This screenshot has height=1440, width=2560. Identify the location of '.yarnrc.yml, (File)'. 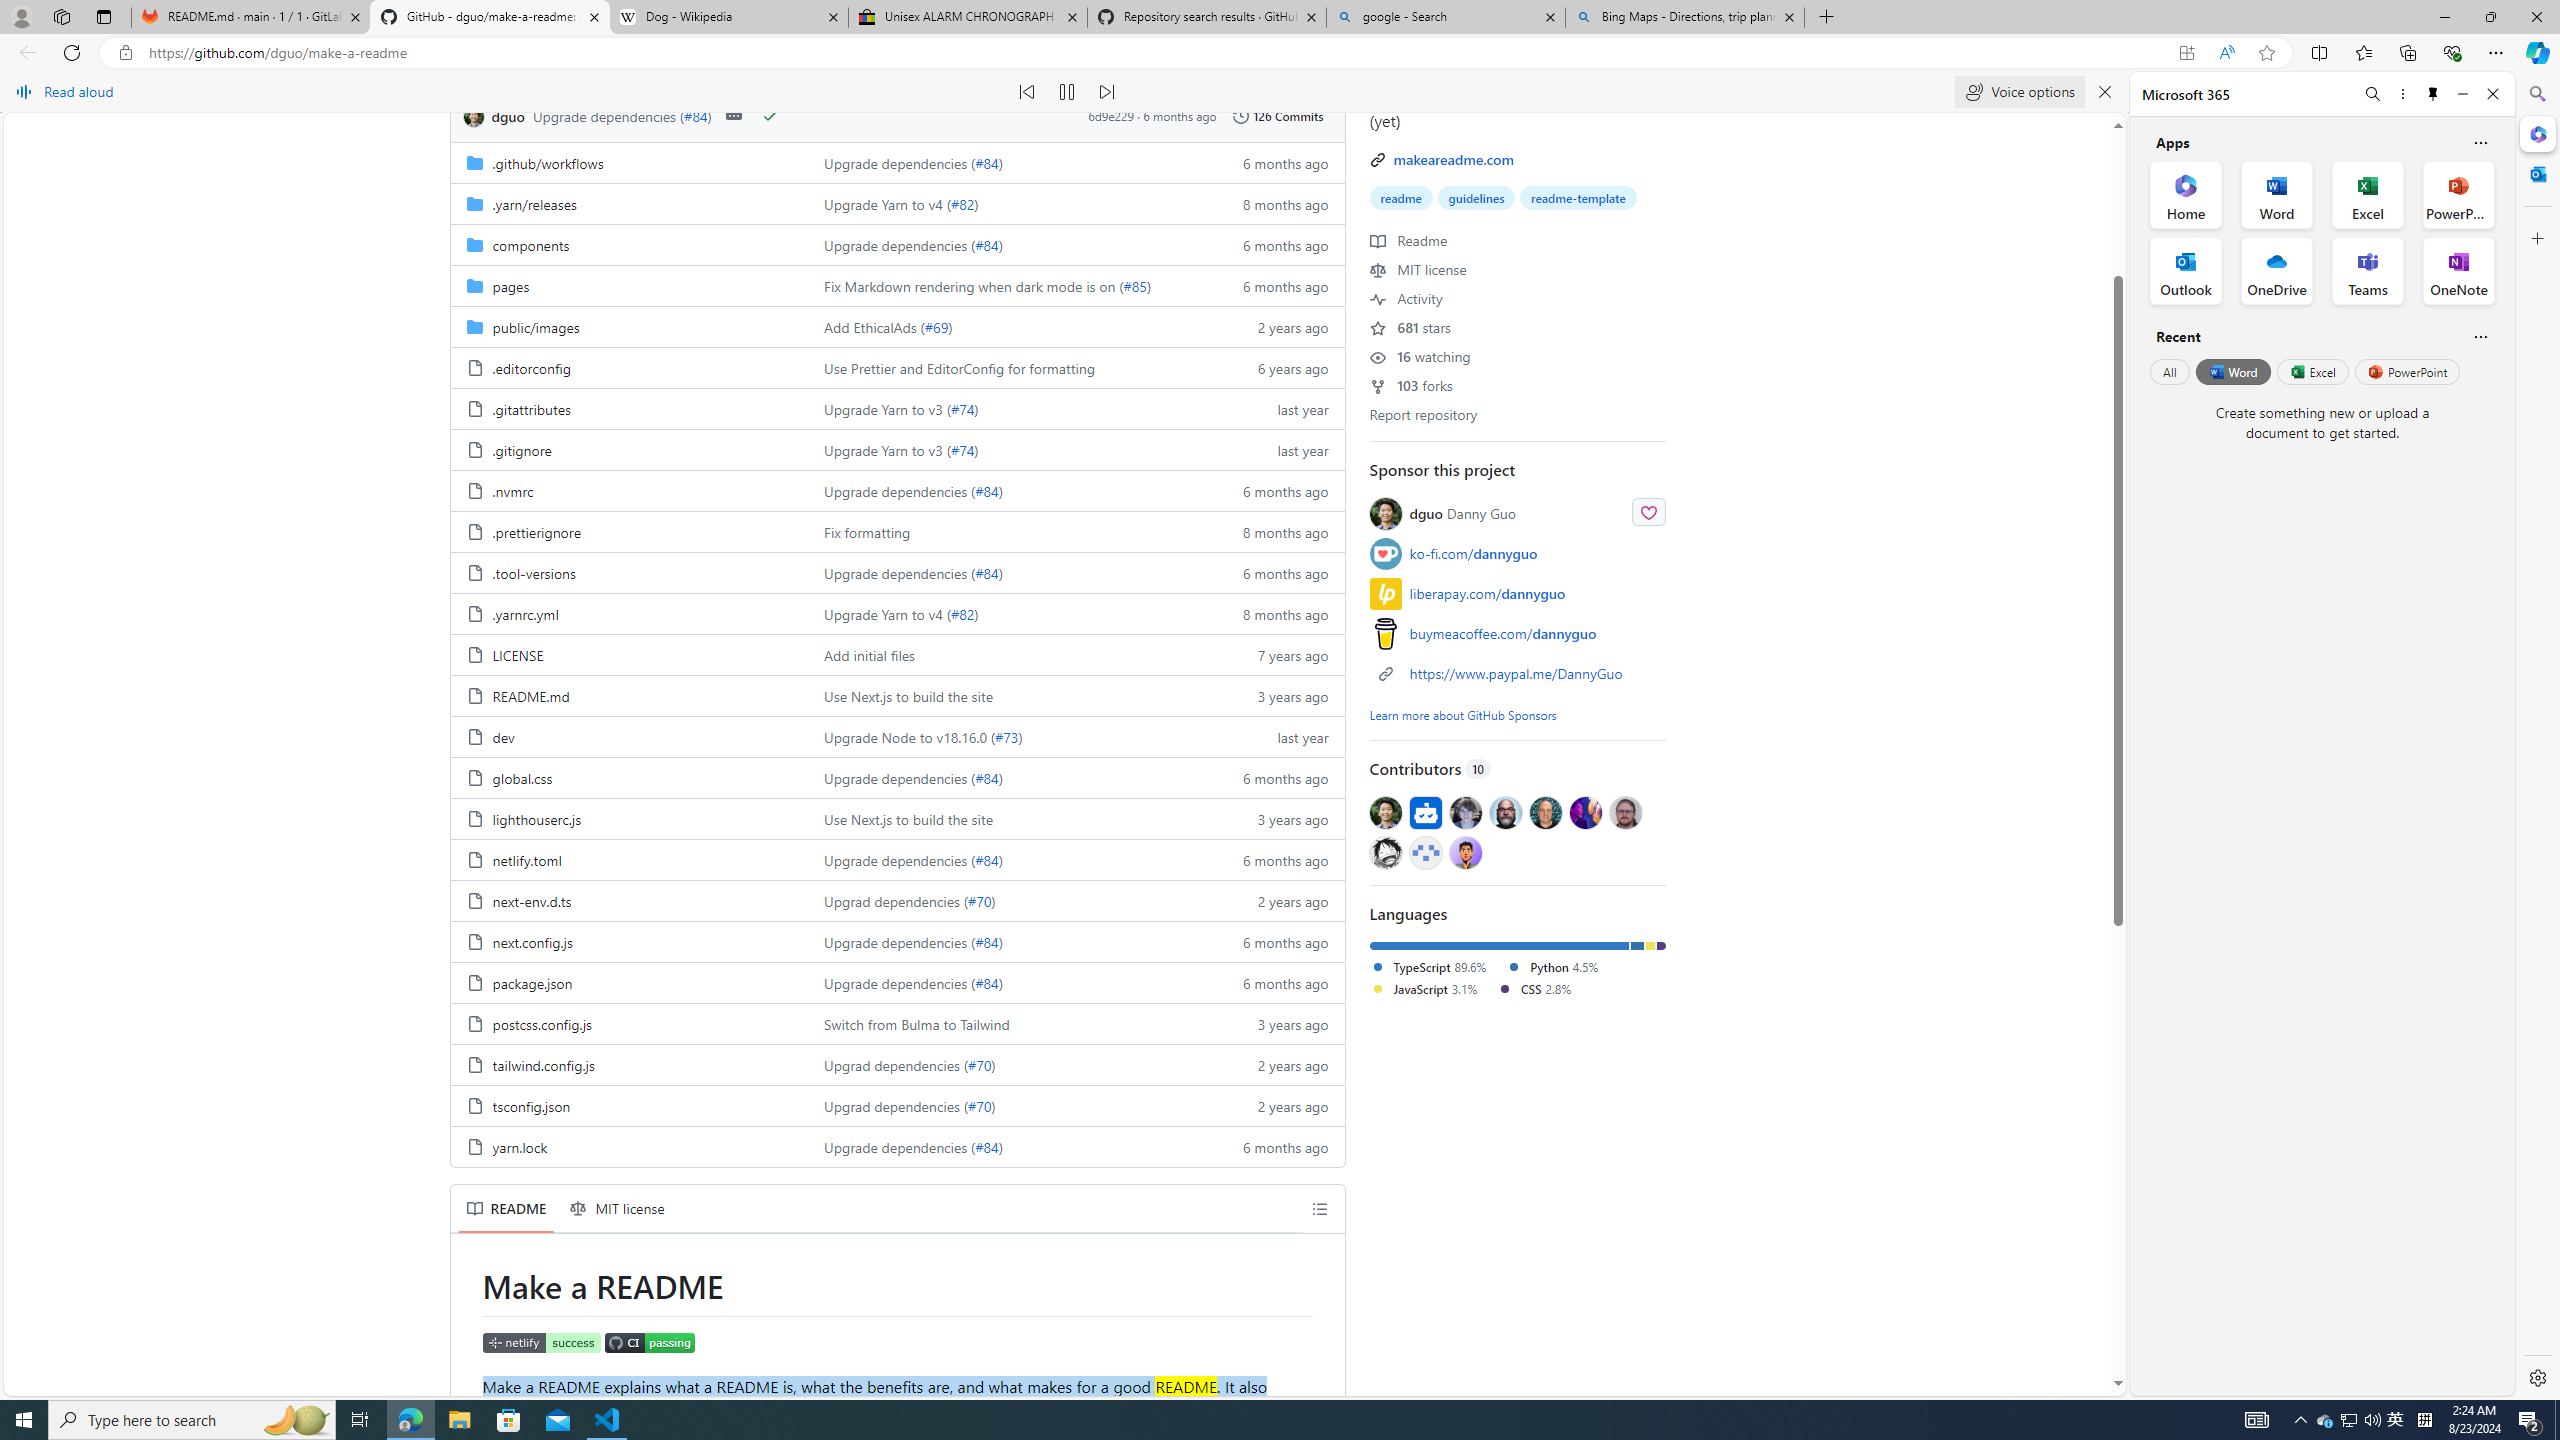
(628, 612).